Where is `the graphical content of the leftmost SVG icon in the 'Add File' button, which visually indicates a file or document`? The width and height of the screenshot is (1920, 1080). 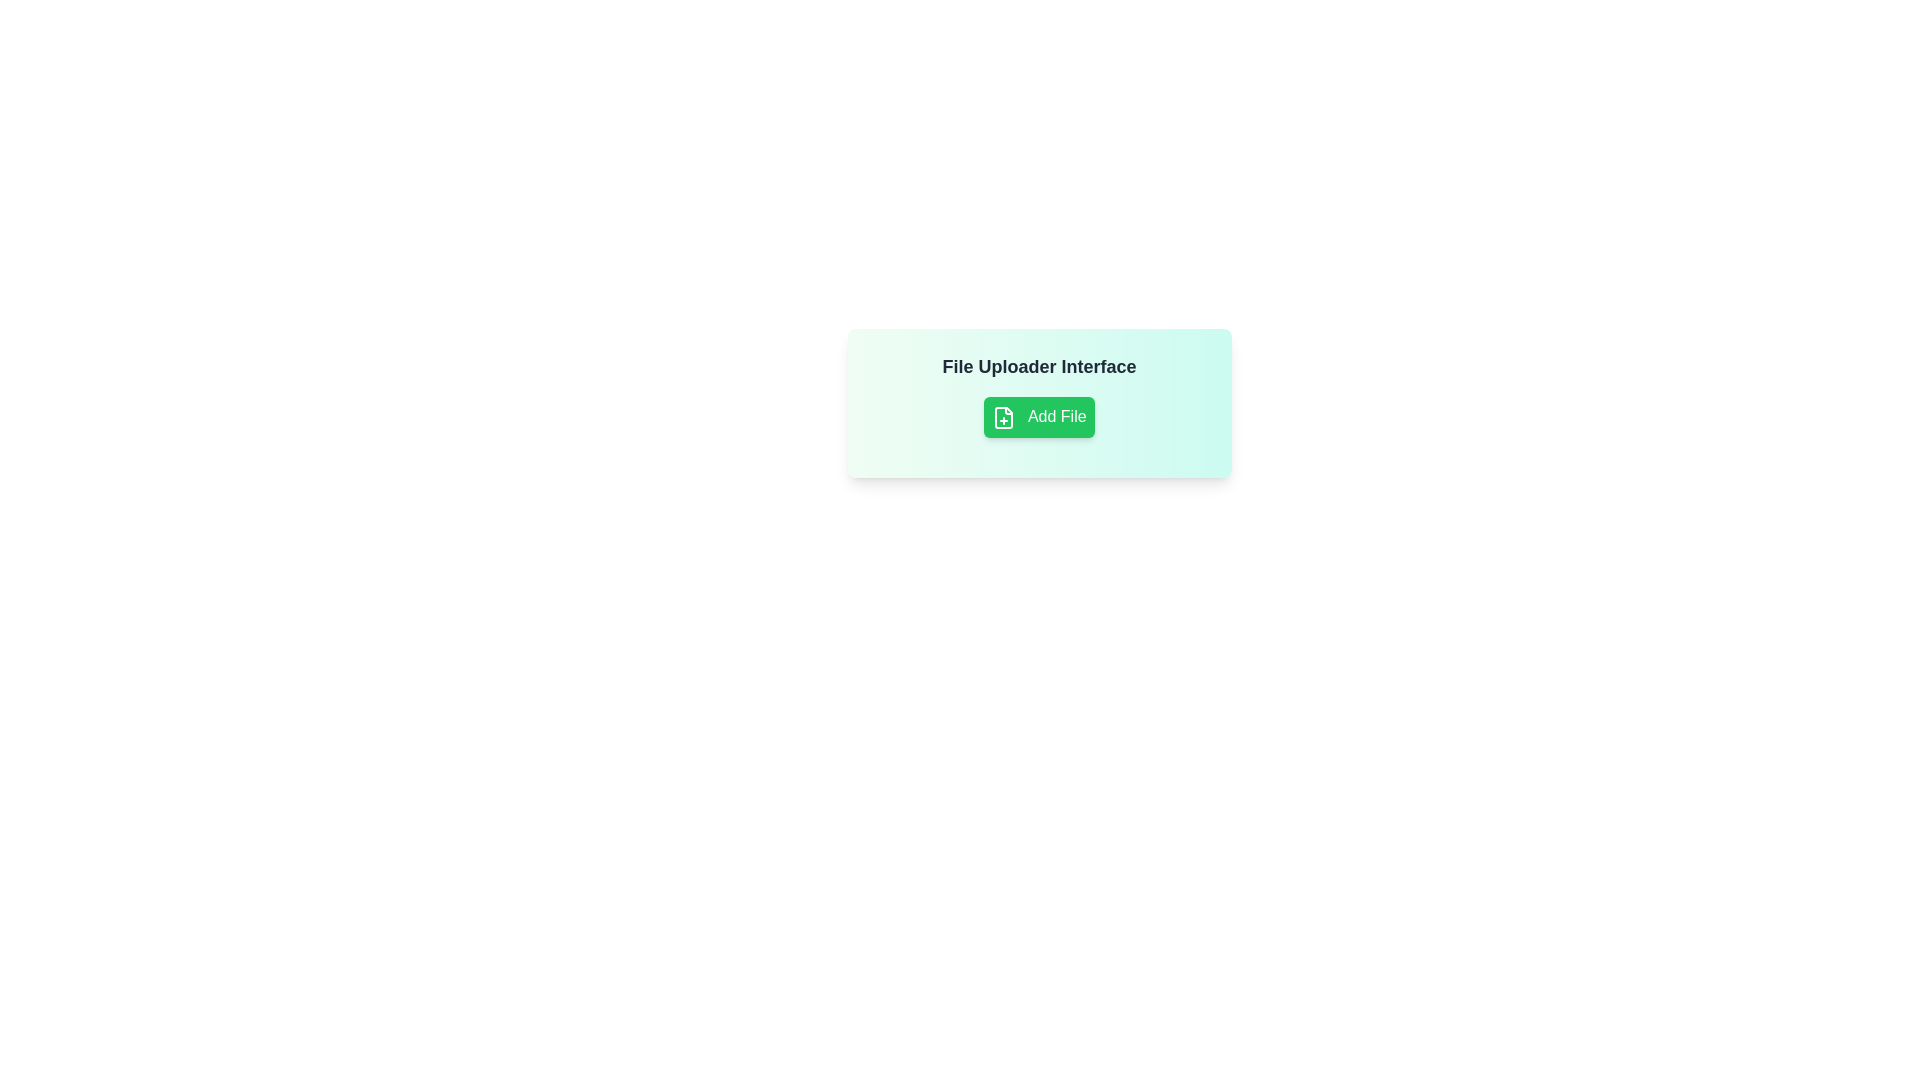 the graphical content of the leftmost SVG icon in the 'Add File' button, which visually indicates a file or document is located at coordinates (1004, 416).